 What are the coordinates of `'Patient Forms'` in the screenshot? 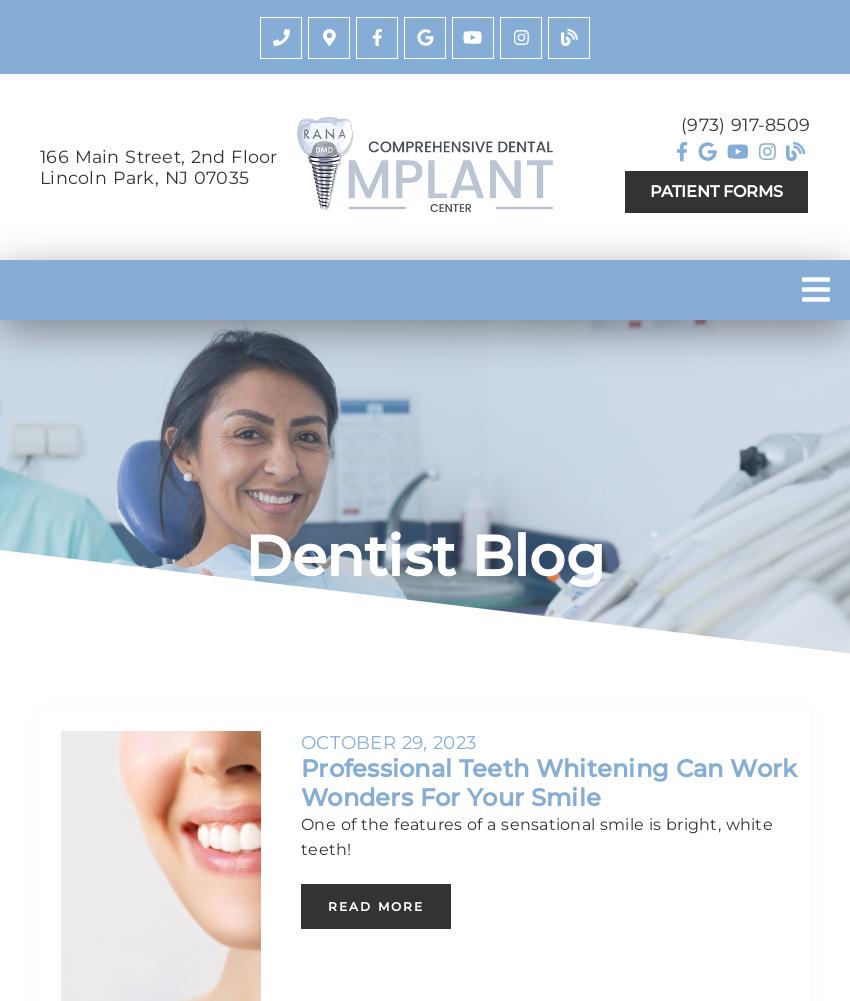 It's located at (715, 191).